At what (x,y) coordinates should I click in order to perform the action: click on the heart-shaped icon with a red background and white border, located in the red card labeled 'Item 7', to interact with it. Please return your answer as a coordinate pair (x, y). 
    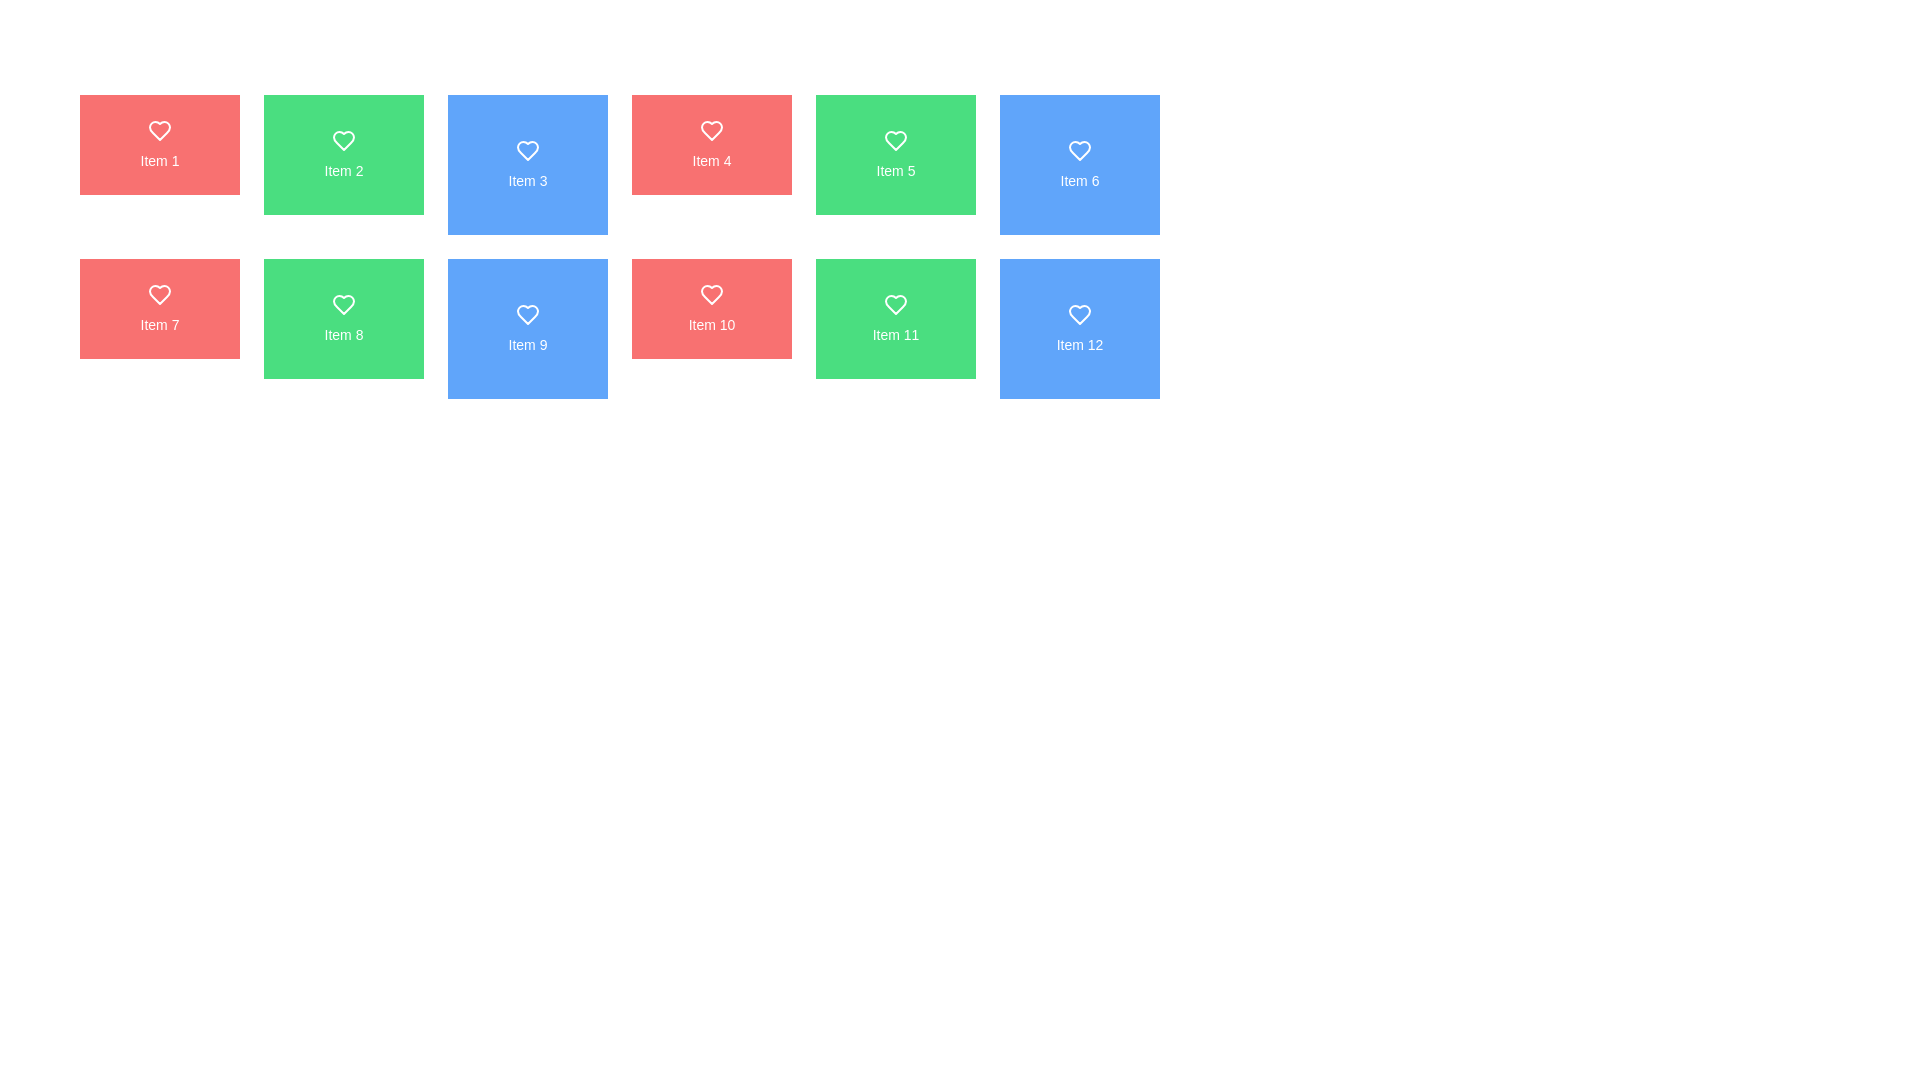
    Looking at the image, I should click on (158, 294).